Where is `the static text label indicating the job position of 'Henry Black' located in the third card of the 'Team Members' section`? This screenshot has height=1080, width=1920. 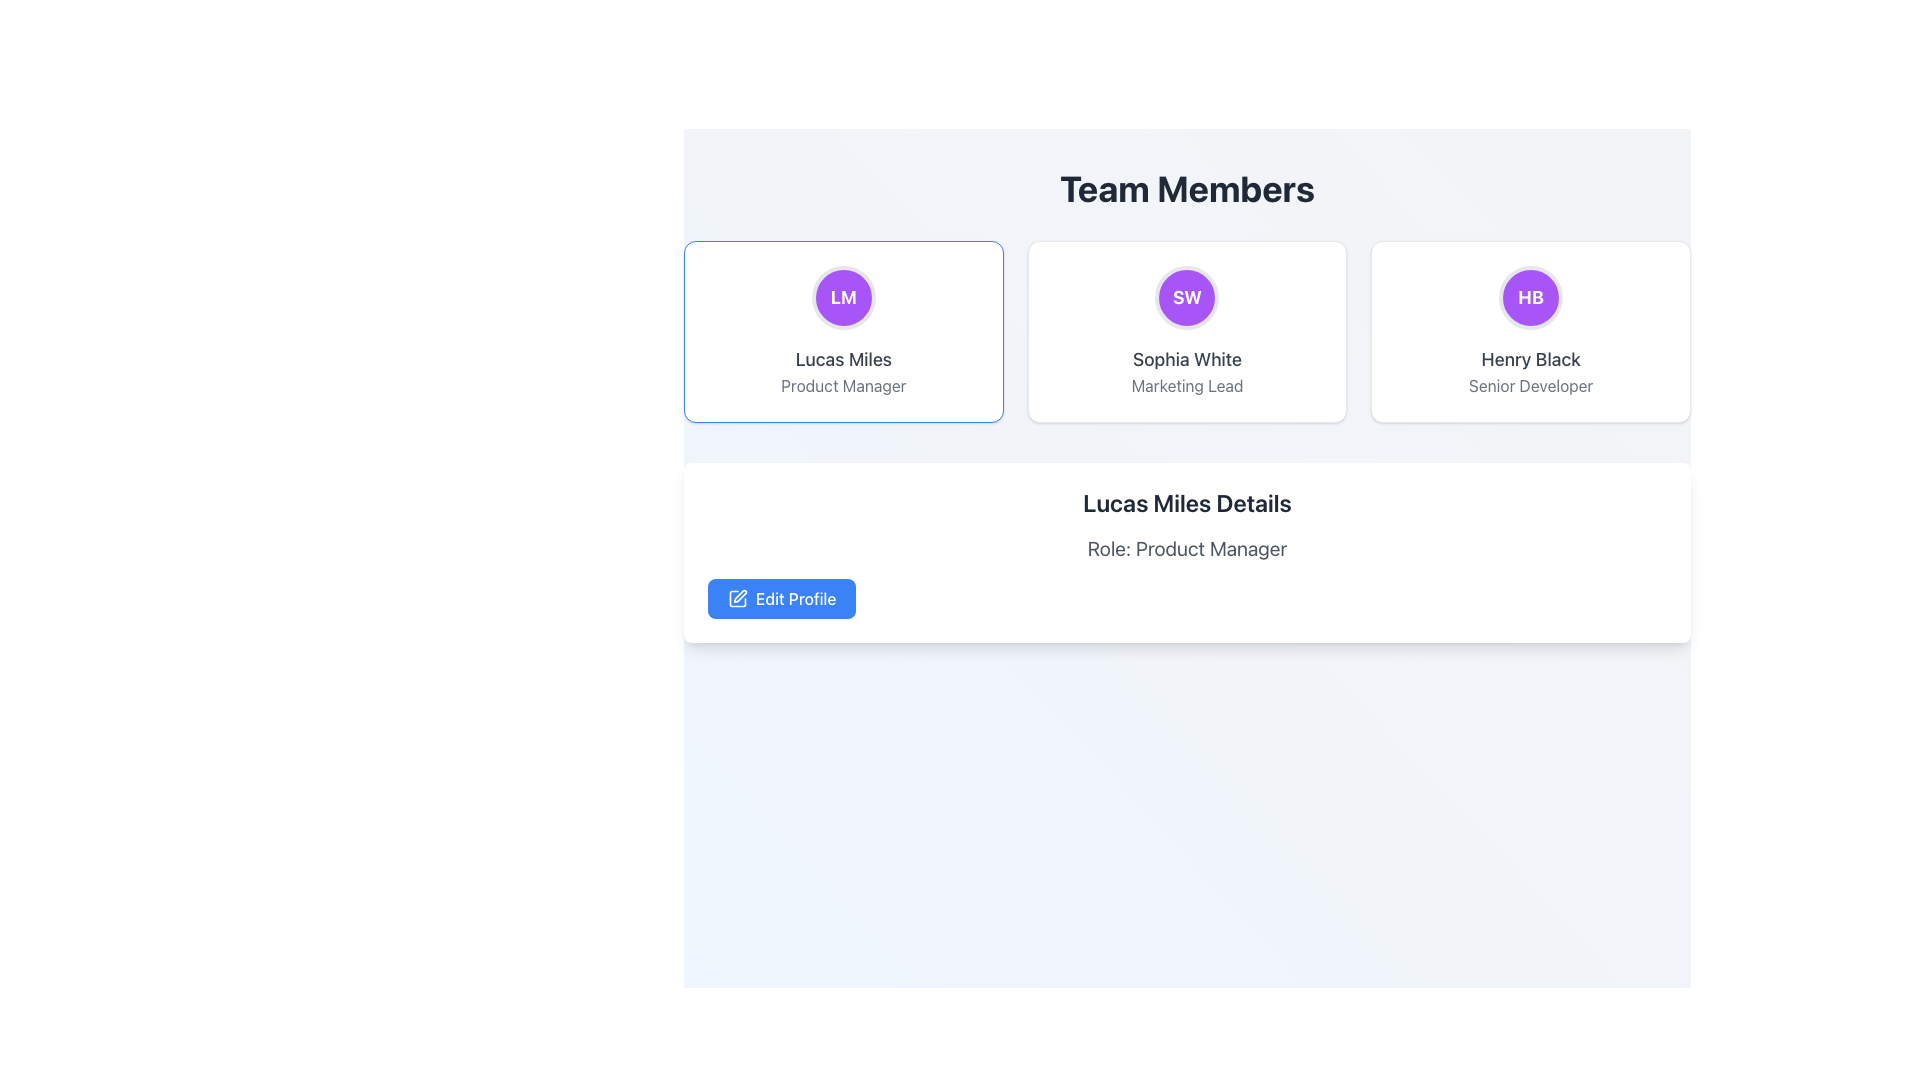
the static text label indicating the job position of 'Henry Black' located in the third card of the 'Team Members' section is located at coordinates (1530, 385).